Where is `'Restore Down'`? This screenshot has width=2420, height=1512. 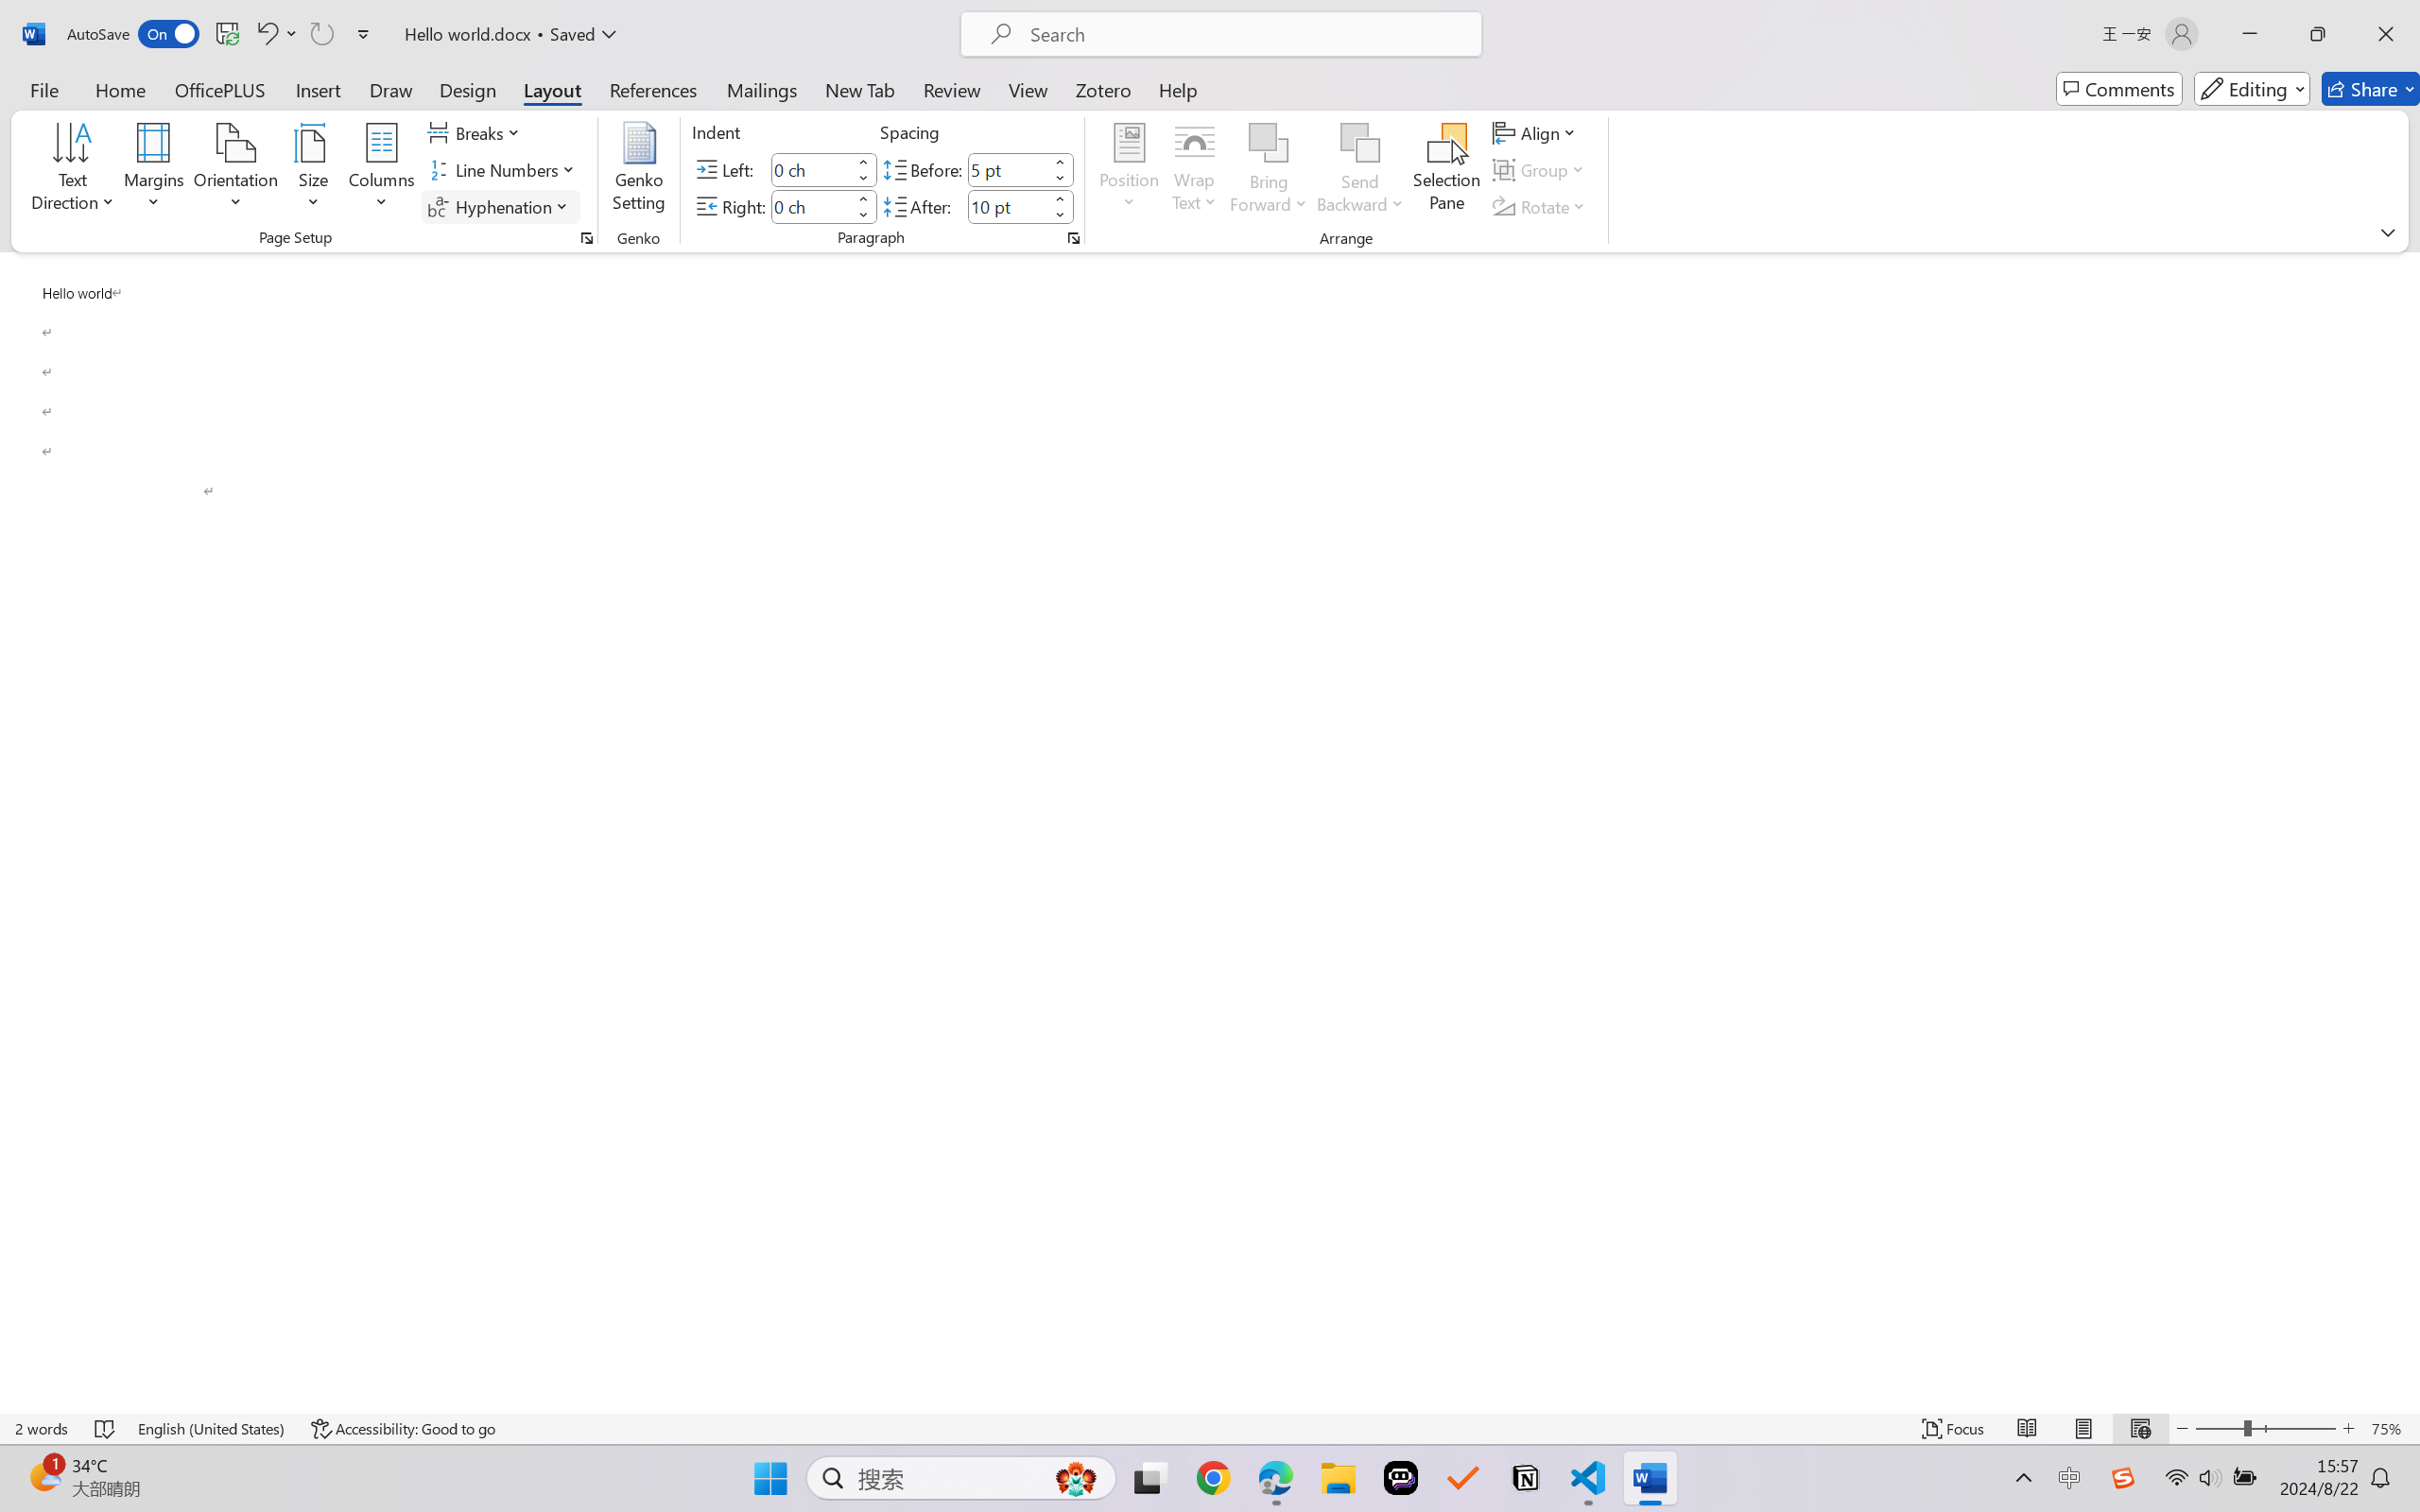
'Restore Down' is located at coordinates (2318, 33).